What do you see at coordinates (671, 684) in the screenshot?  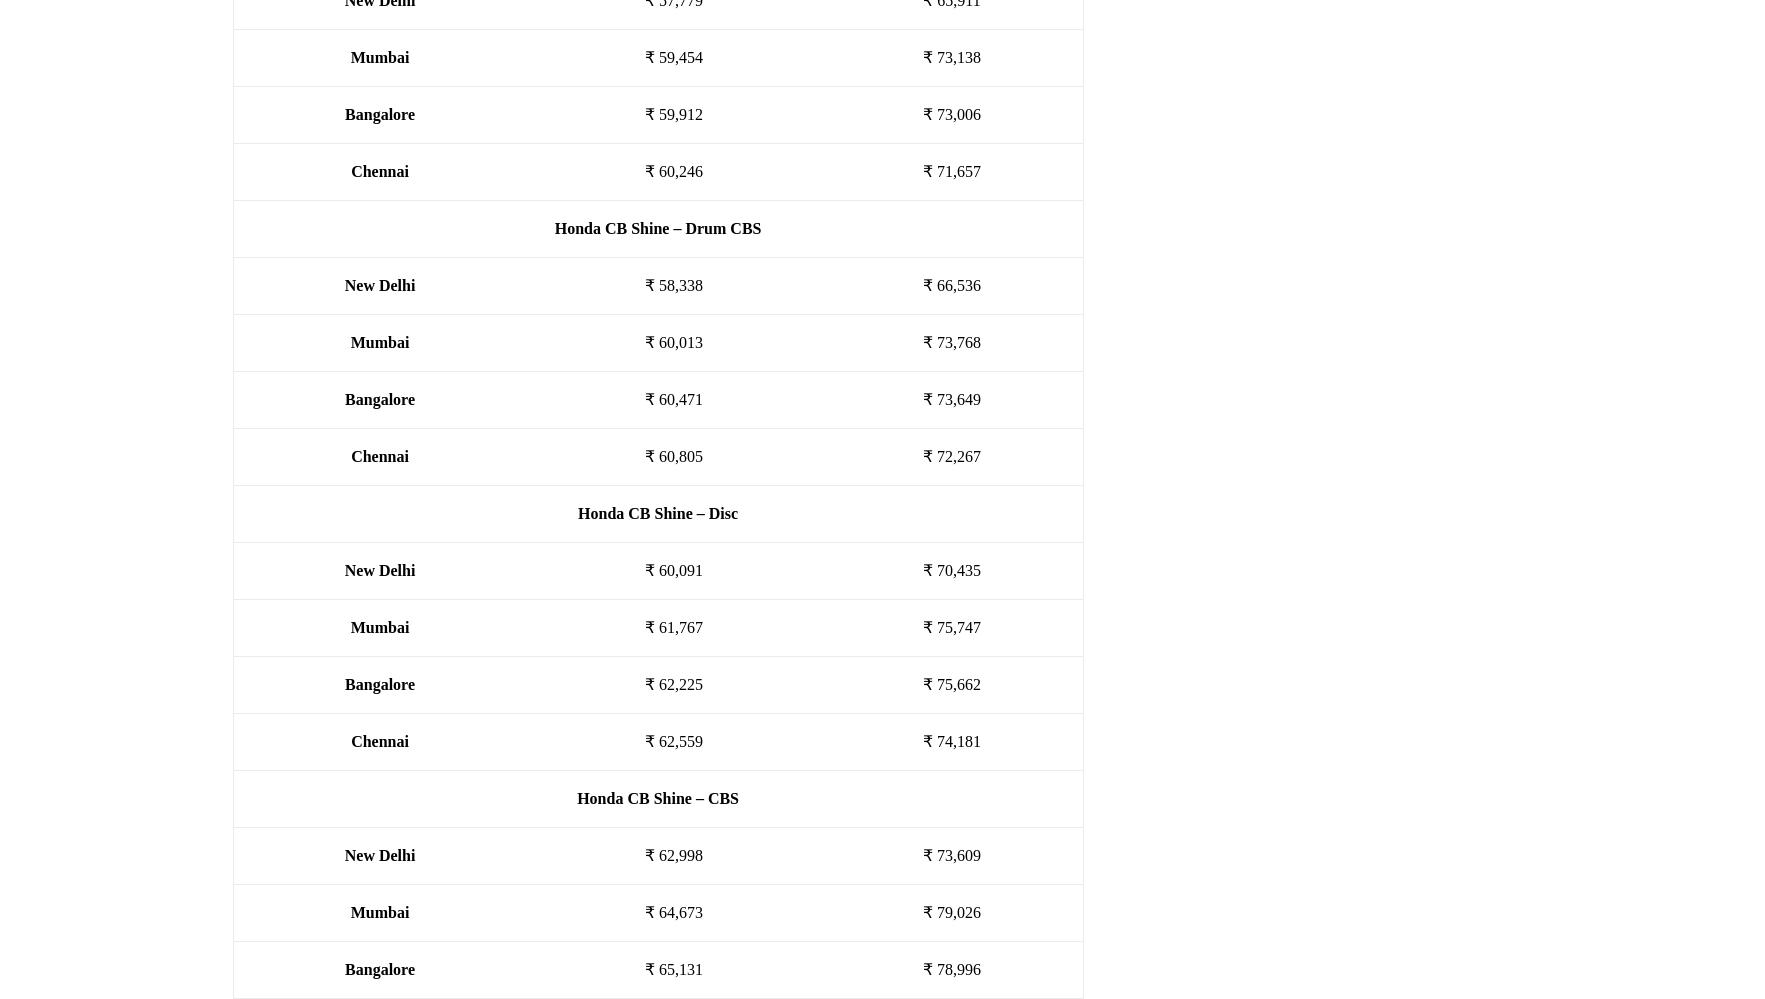 I see `'₹ 62,225'` at bounding box center [671, 684].